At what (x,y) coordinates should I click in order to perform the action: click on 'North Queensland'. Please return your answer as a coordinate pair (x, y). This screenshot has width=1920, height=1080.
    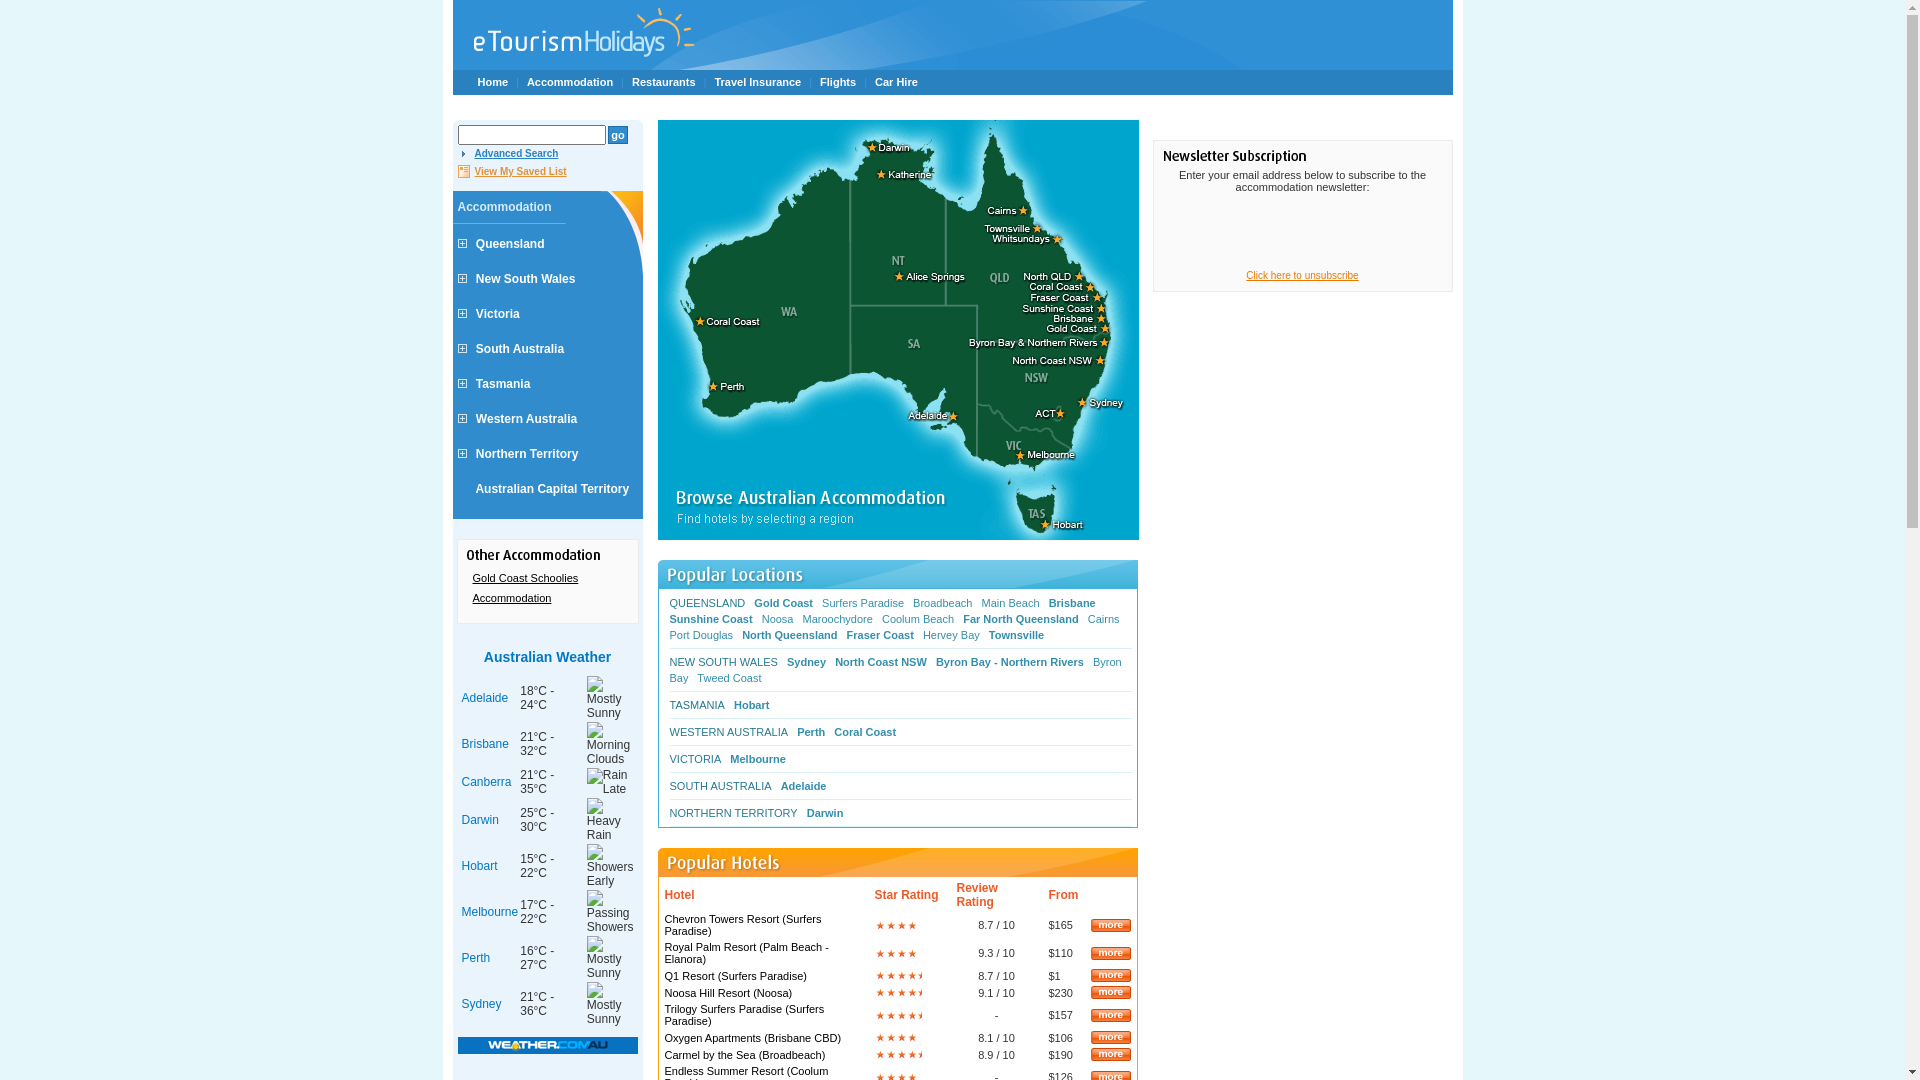
    Looking at the image, I should click on (791, 635).